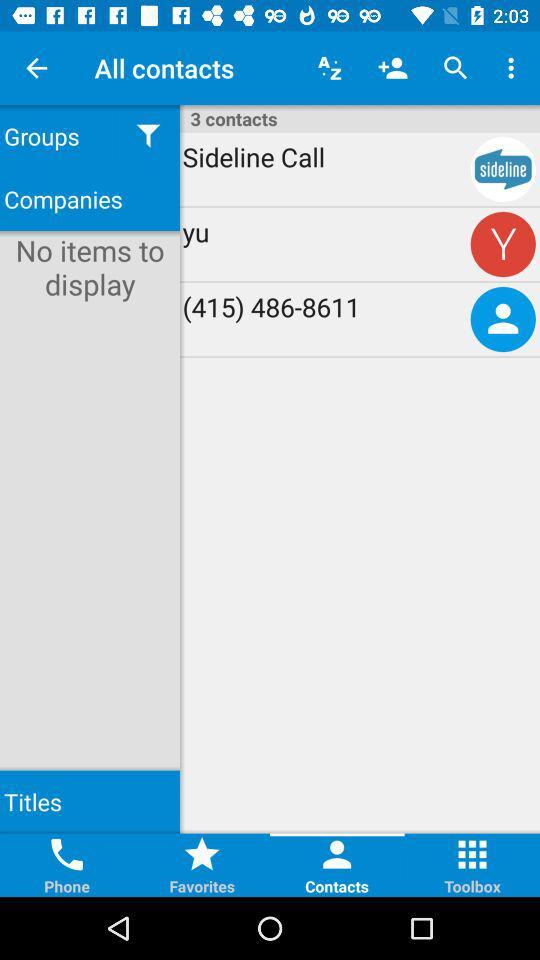 The width and height of the screenshot is (540, 960). I want to click on the icon to the left of 3 contacts item, so click(147, 135).